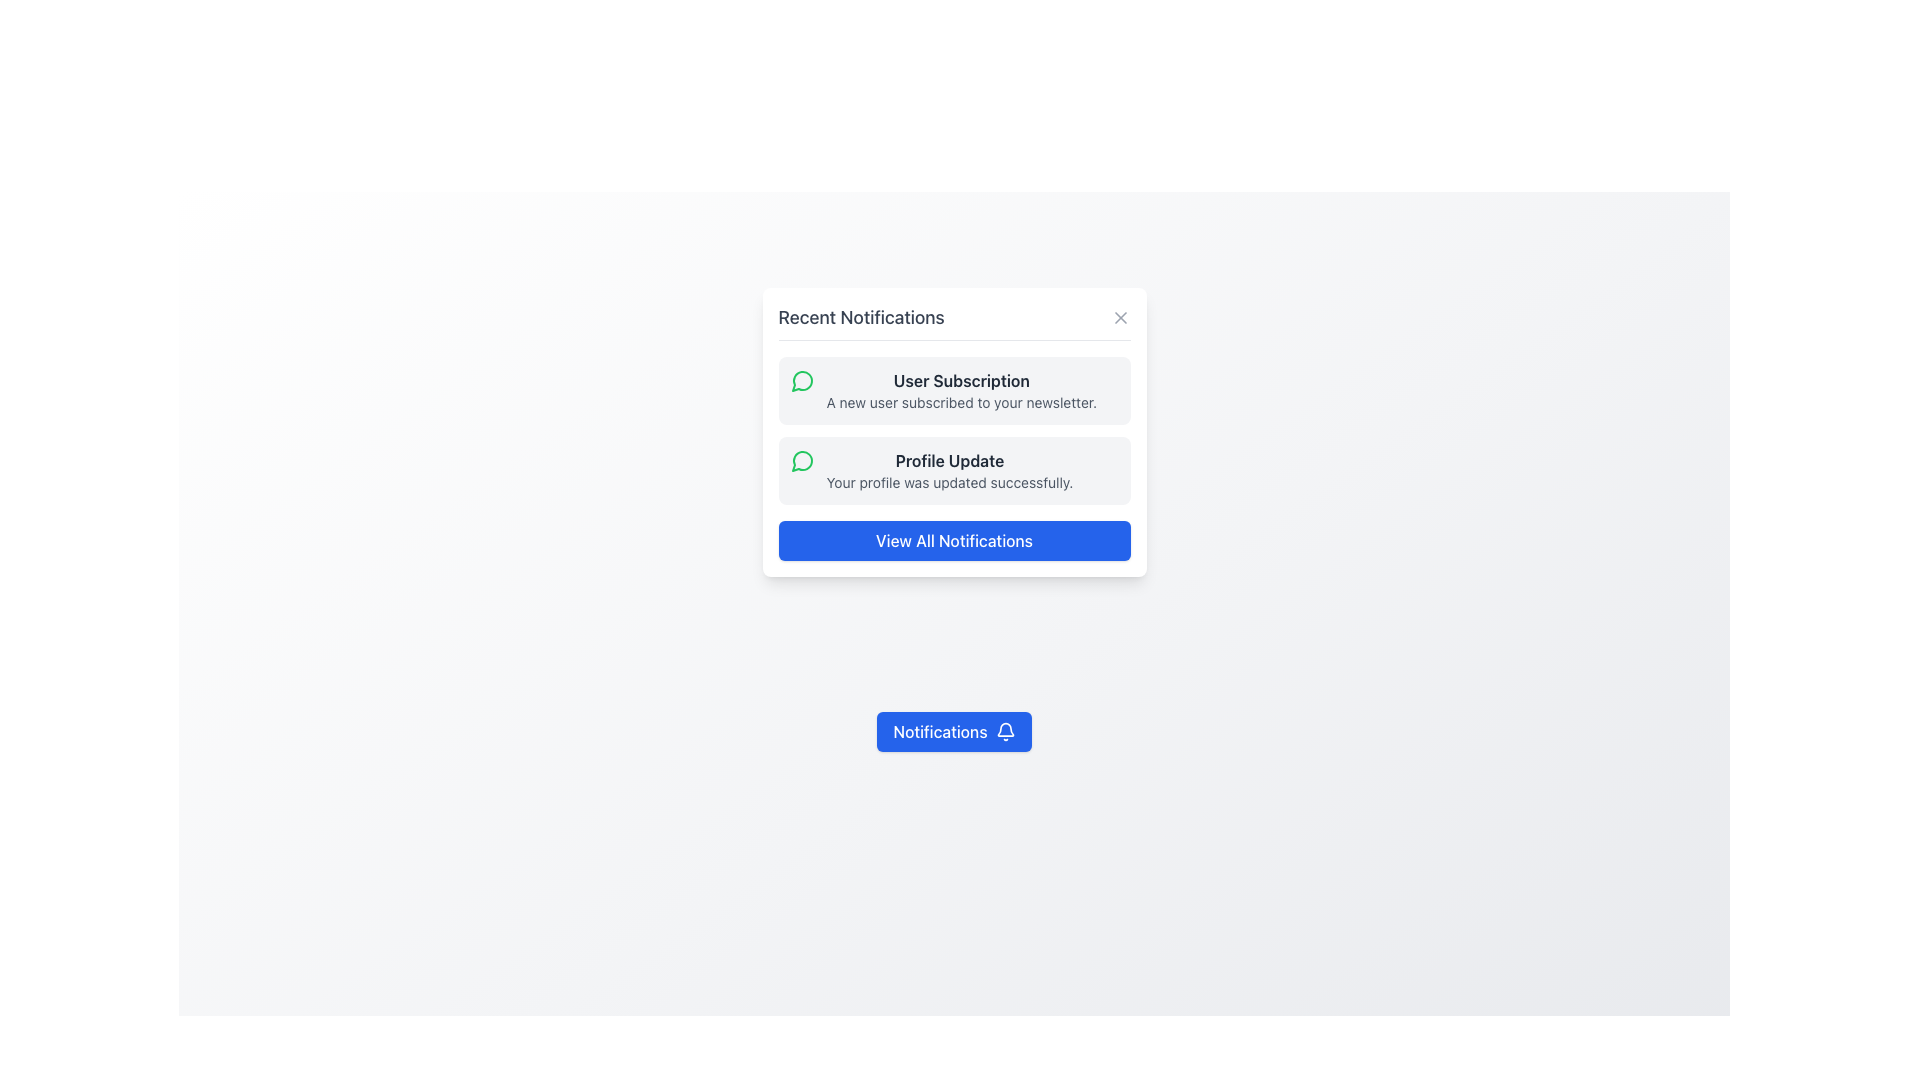  I want to click on the 'X' icon in the upper-right corner of the notification panel, so click(1120, 316).